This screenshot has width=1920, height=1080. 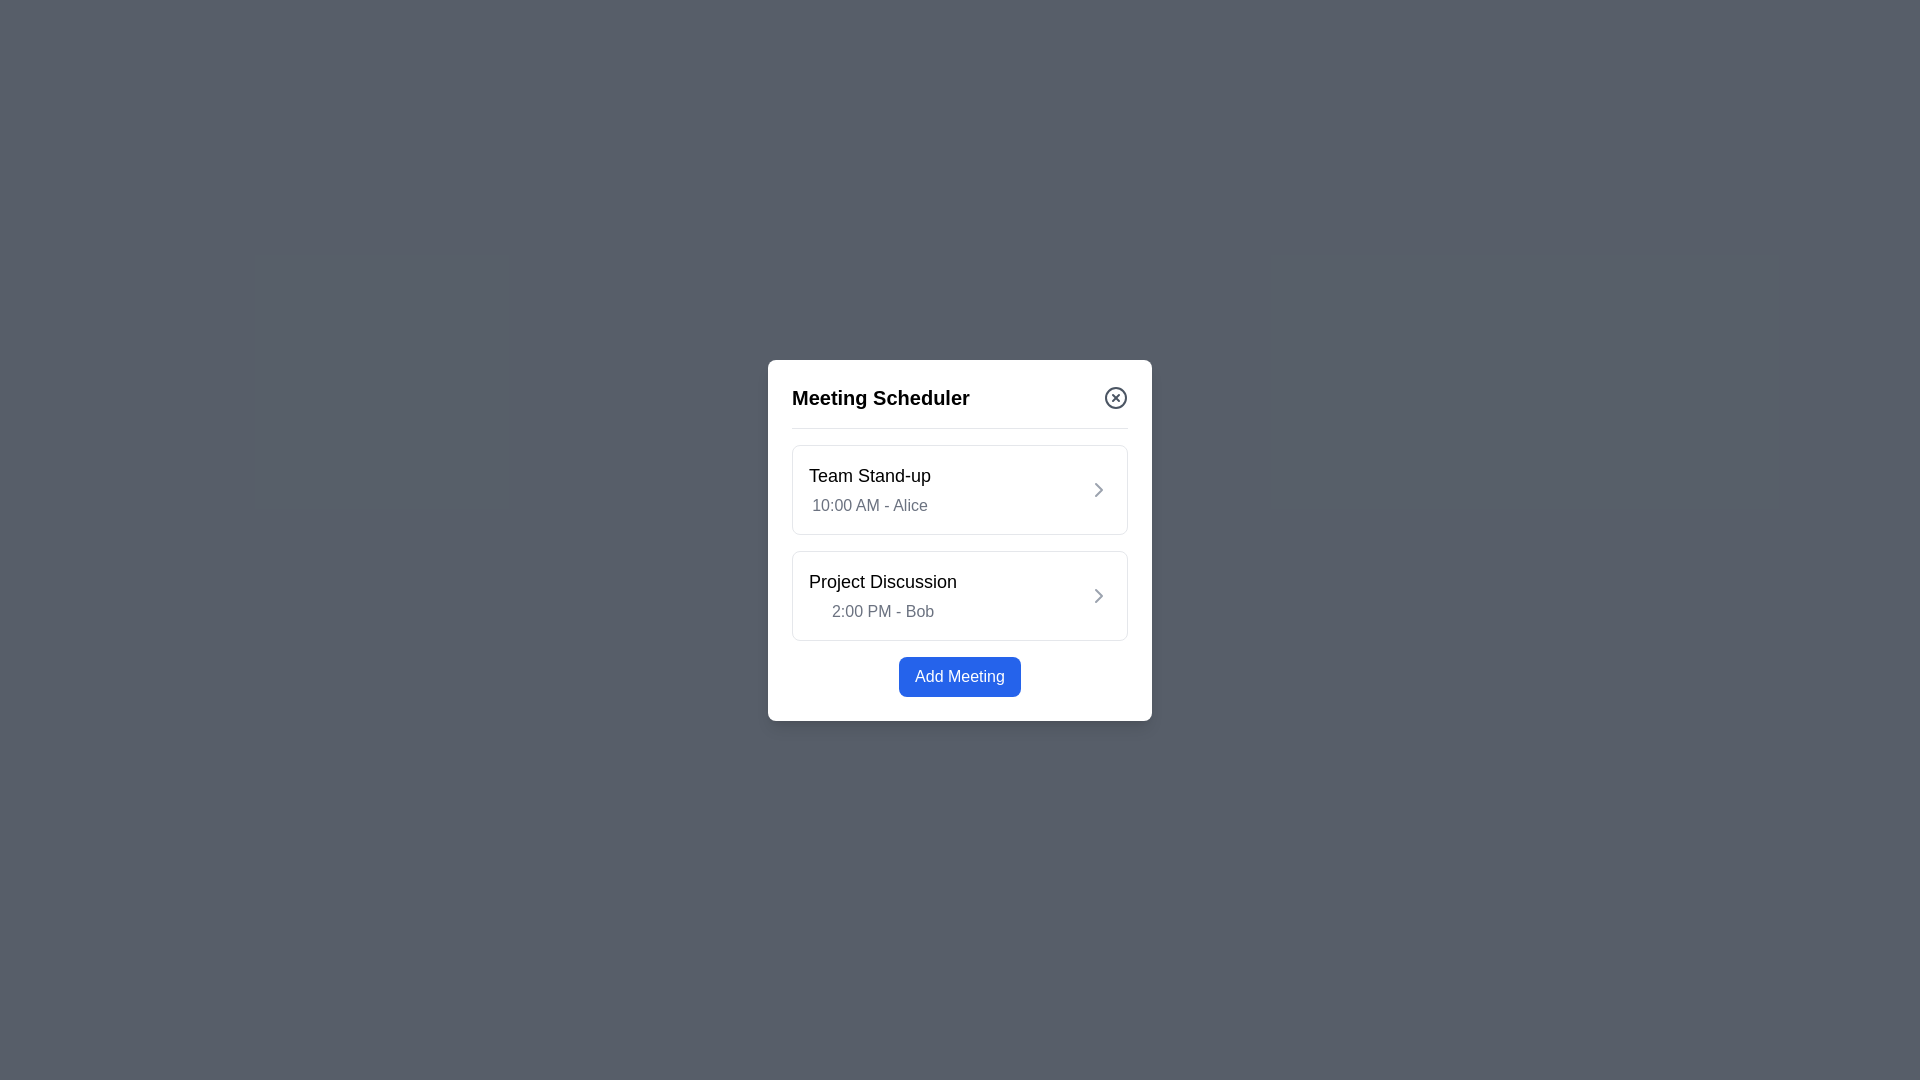 What do you see at coordinates (960, 675) in the screenshot?
I see `the 'Add Meeting' button, which is styled with a blue background and white text, located centrally at the bottom of the 'Meeting Scheduler' dialog` at bounding box center [960, 675].